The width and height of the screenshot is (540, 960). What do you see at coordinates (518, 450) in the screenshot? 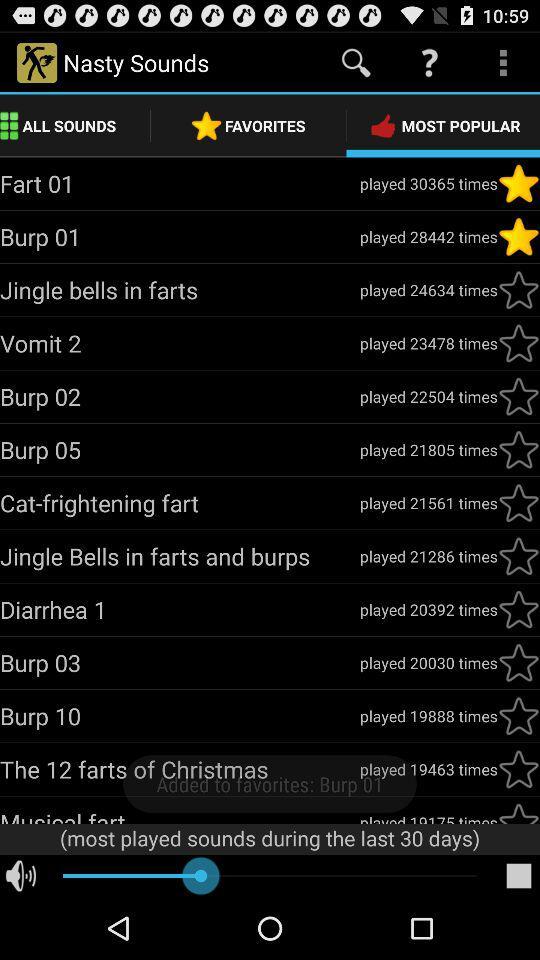
I see `star beside burp 05` at bounding box center [518, 450].